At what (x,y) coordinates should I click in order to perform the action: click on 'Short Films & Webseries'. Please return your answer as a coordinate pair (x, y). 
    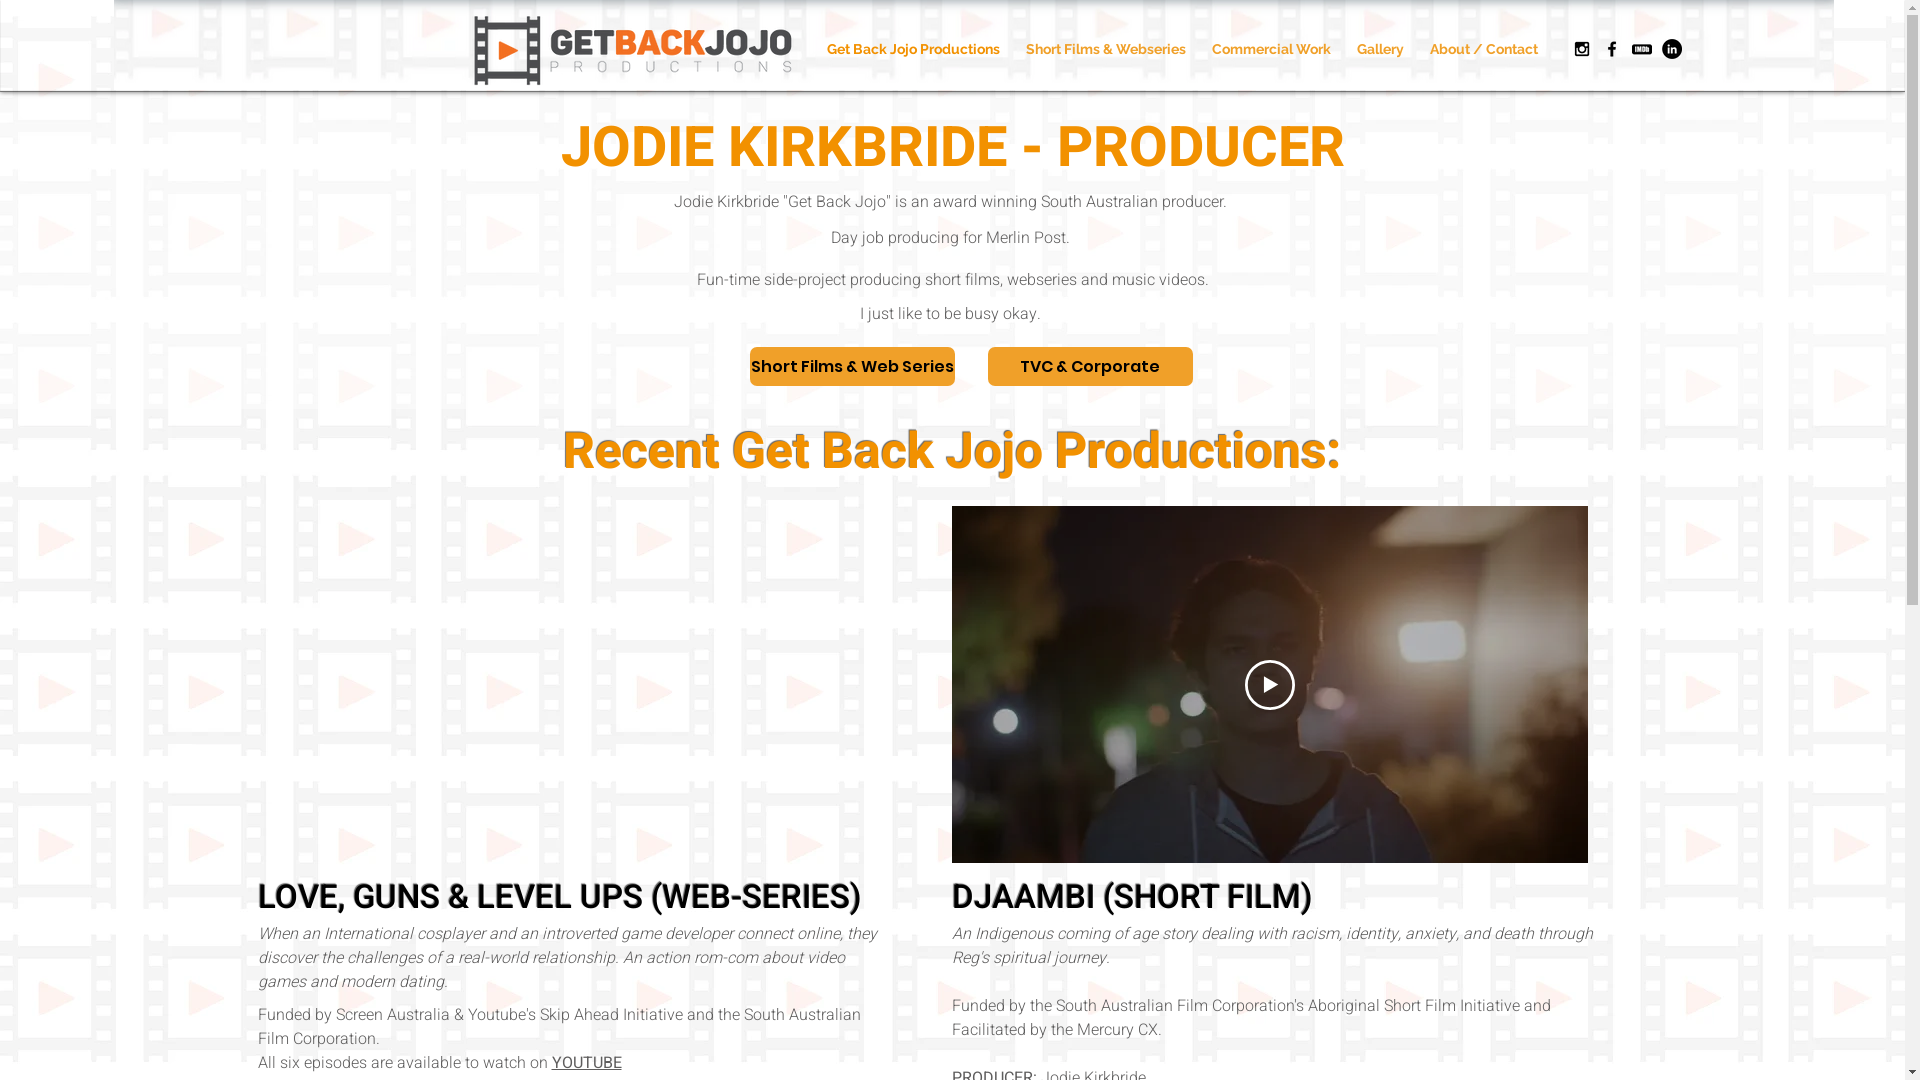
    Looking at the image, I should click on (1103, 48).